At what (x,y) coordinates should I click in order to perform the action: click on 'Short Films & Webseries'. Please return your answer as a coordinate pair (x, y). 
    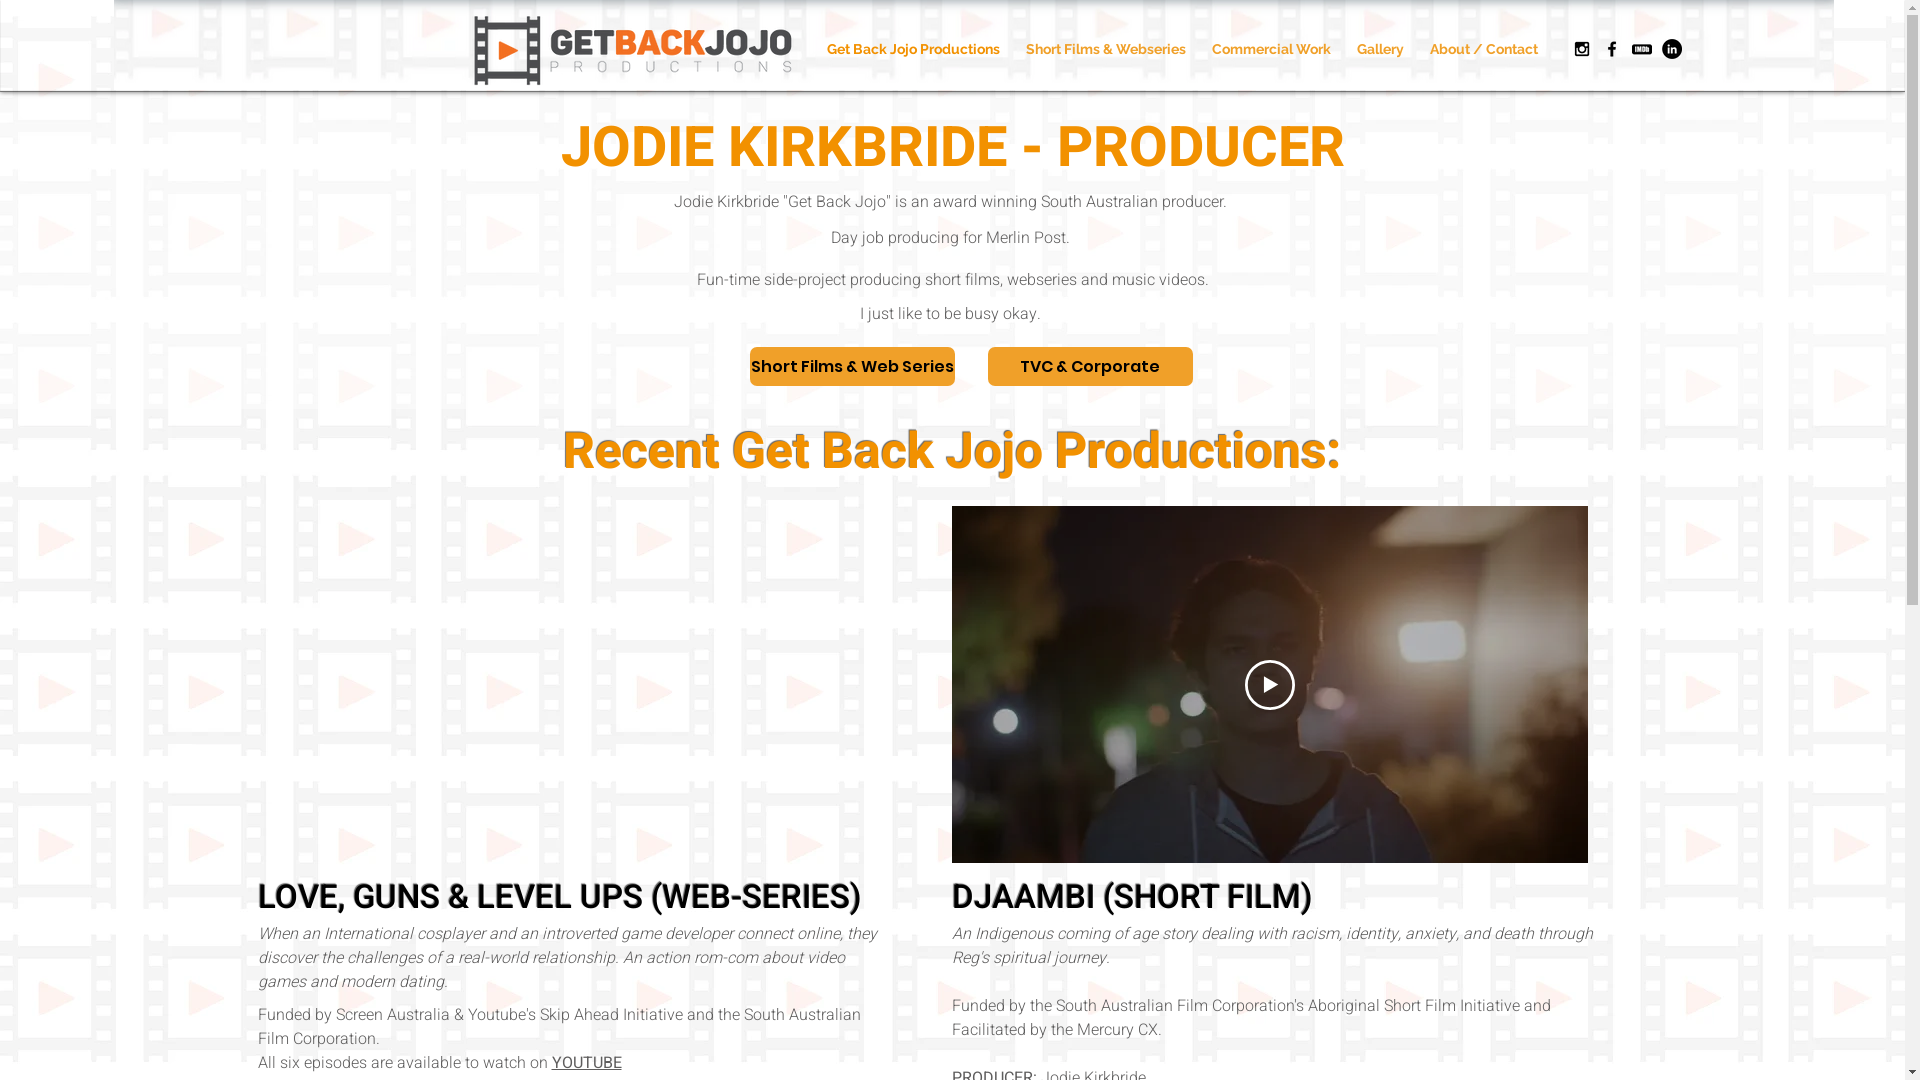
    Looking at the image, I should click on (1103, 48).